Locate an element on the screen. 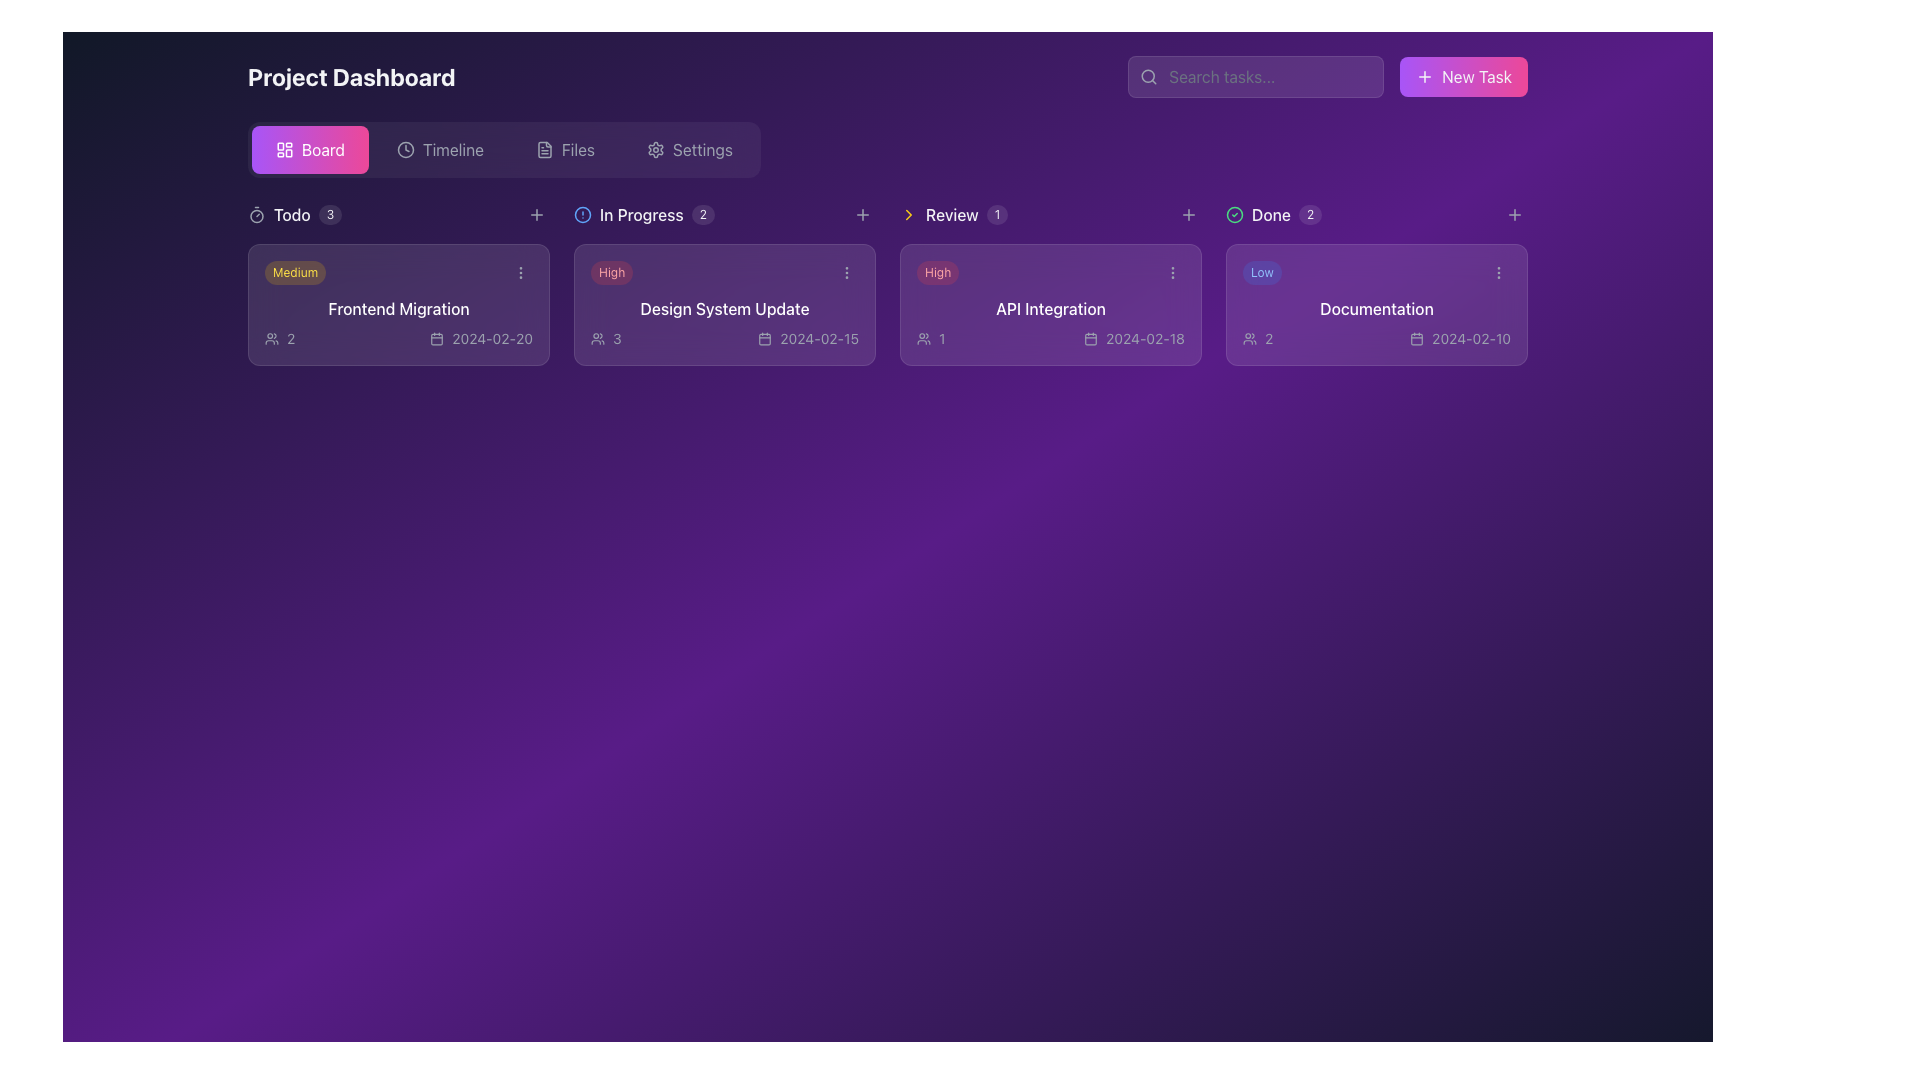 The width and height of the screenshot is (1920, 1080). the 'In Progress' column header which displays the text 'In Progress' and has a badge showing the digit '2' on the right is located at coordinates (644, 215).